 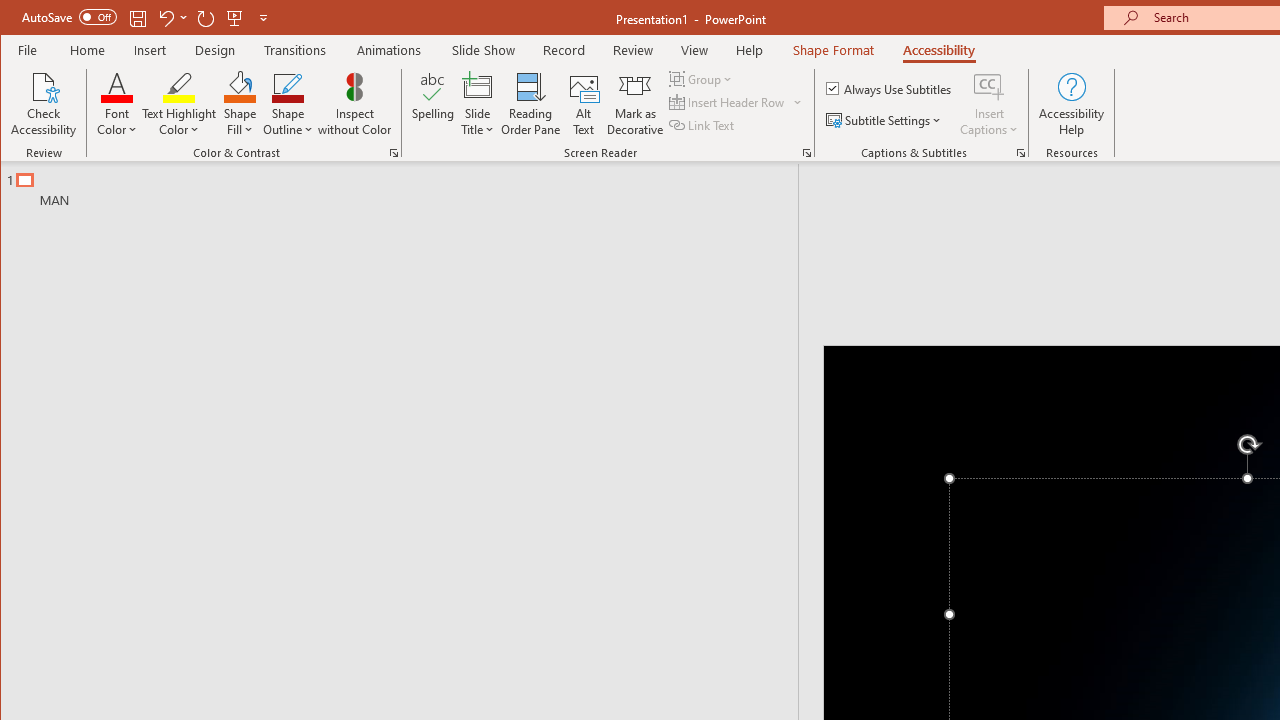 What do you see at coordinates (432, 104) in the screenshot?
I see `'Spelling...'` at bounding box center [432, 104].